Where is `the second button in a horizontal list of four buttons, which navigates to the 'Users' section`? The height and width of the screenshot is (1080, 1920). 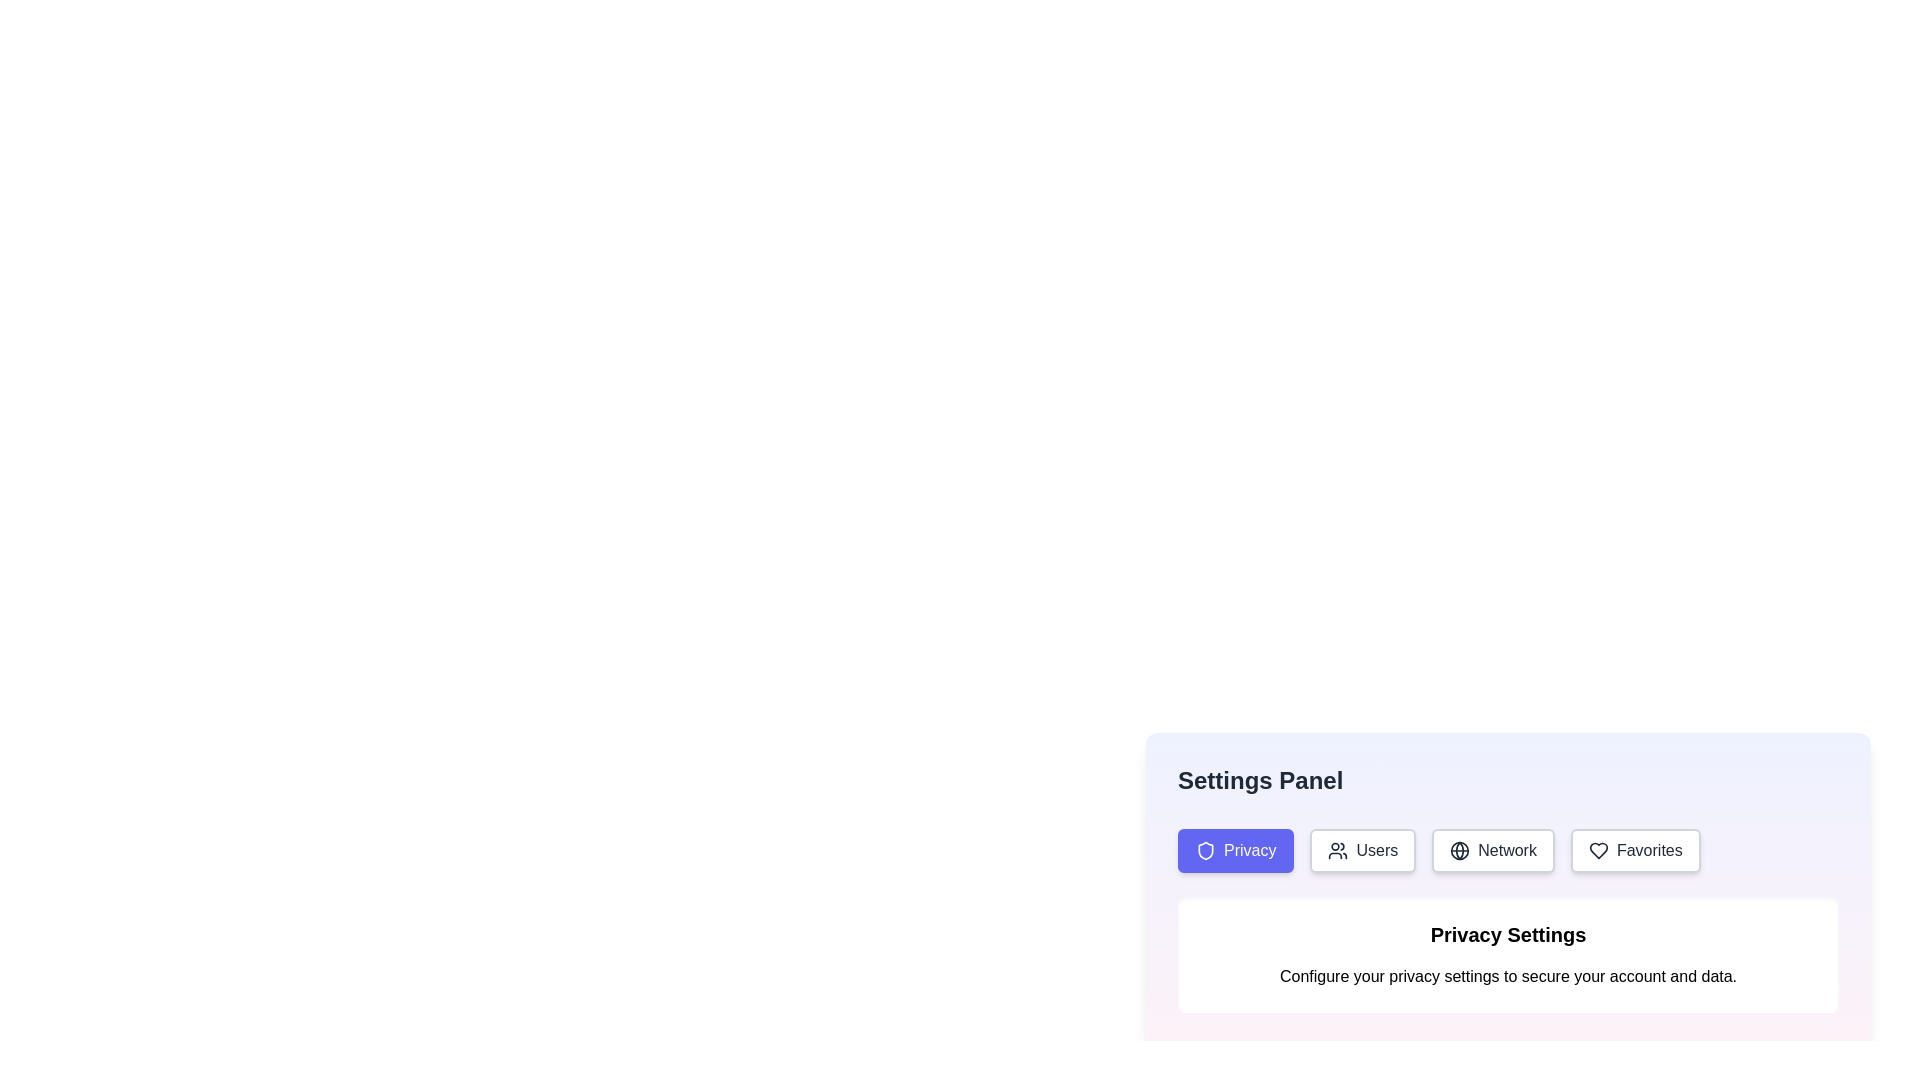
the second button in a horizontal list of four buttons, which navigates to the 'Users' section is located at coordinates (1362, 851).